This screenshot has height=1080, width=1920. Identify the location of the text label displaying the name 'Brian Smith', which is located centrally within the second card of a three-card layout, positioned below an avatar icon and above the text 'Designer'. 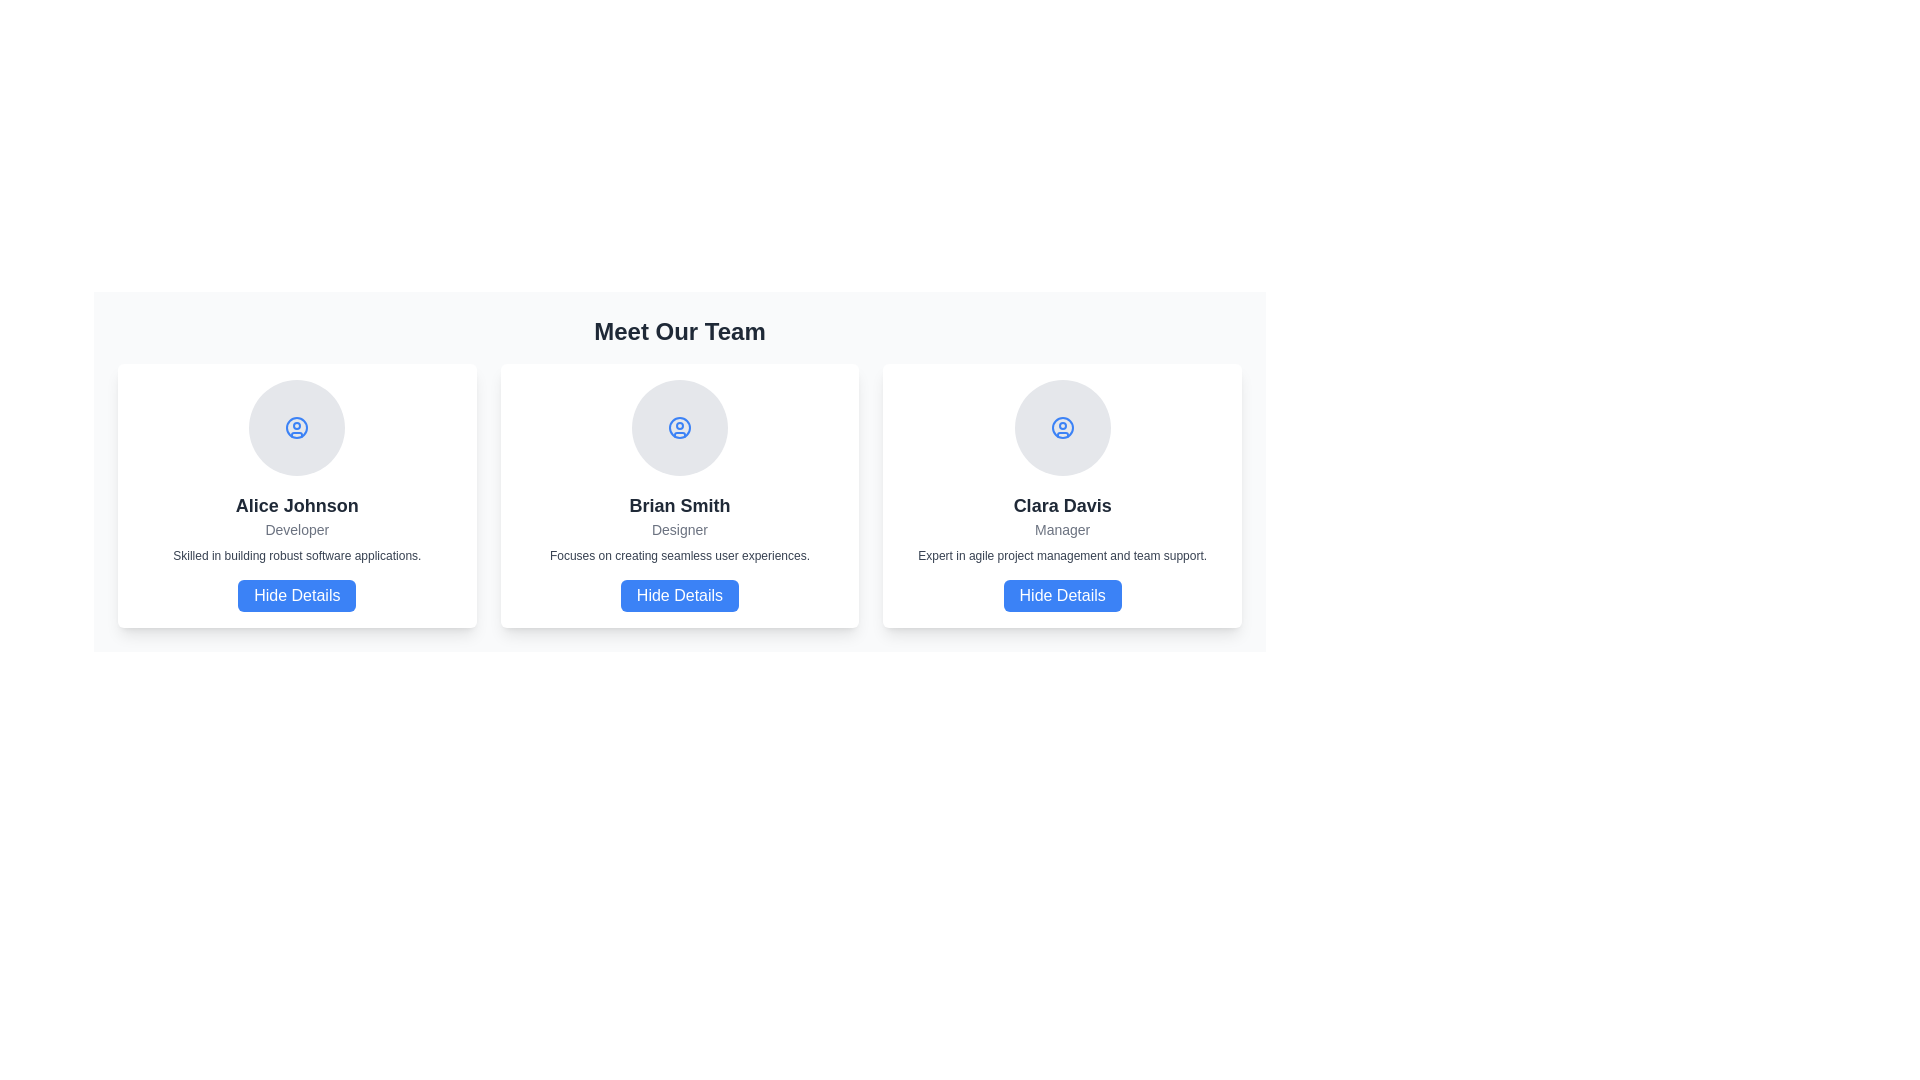
(680, 504).